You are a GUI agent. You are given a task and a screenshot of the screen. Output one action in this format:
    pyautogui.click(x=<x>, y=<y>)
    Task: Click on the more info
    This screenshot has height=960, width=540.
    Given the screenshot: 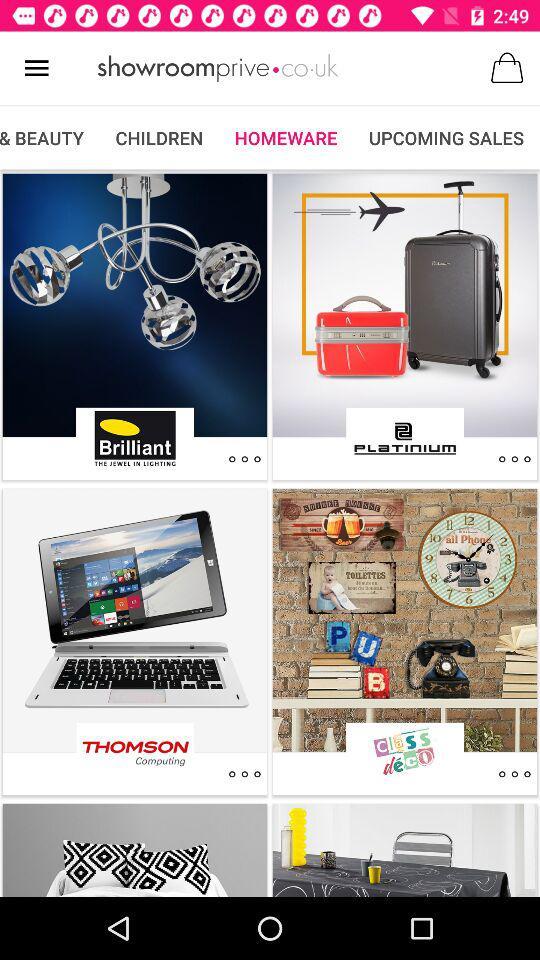 What is the action you would take?
    pyautogui.click(x=244, y=459)
    